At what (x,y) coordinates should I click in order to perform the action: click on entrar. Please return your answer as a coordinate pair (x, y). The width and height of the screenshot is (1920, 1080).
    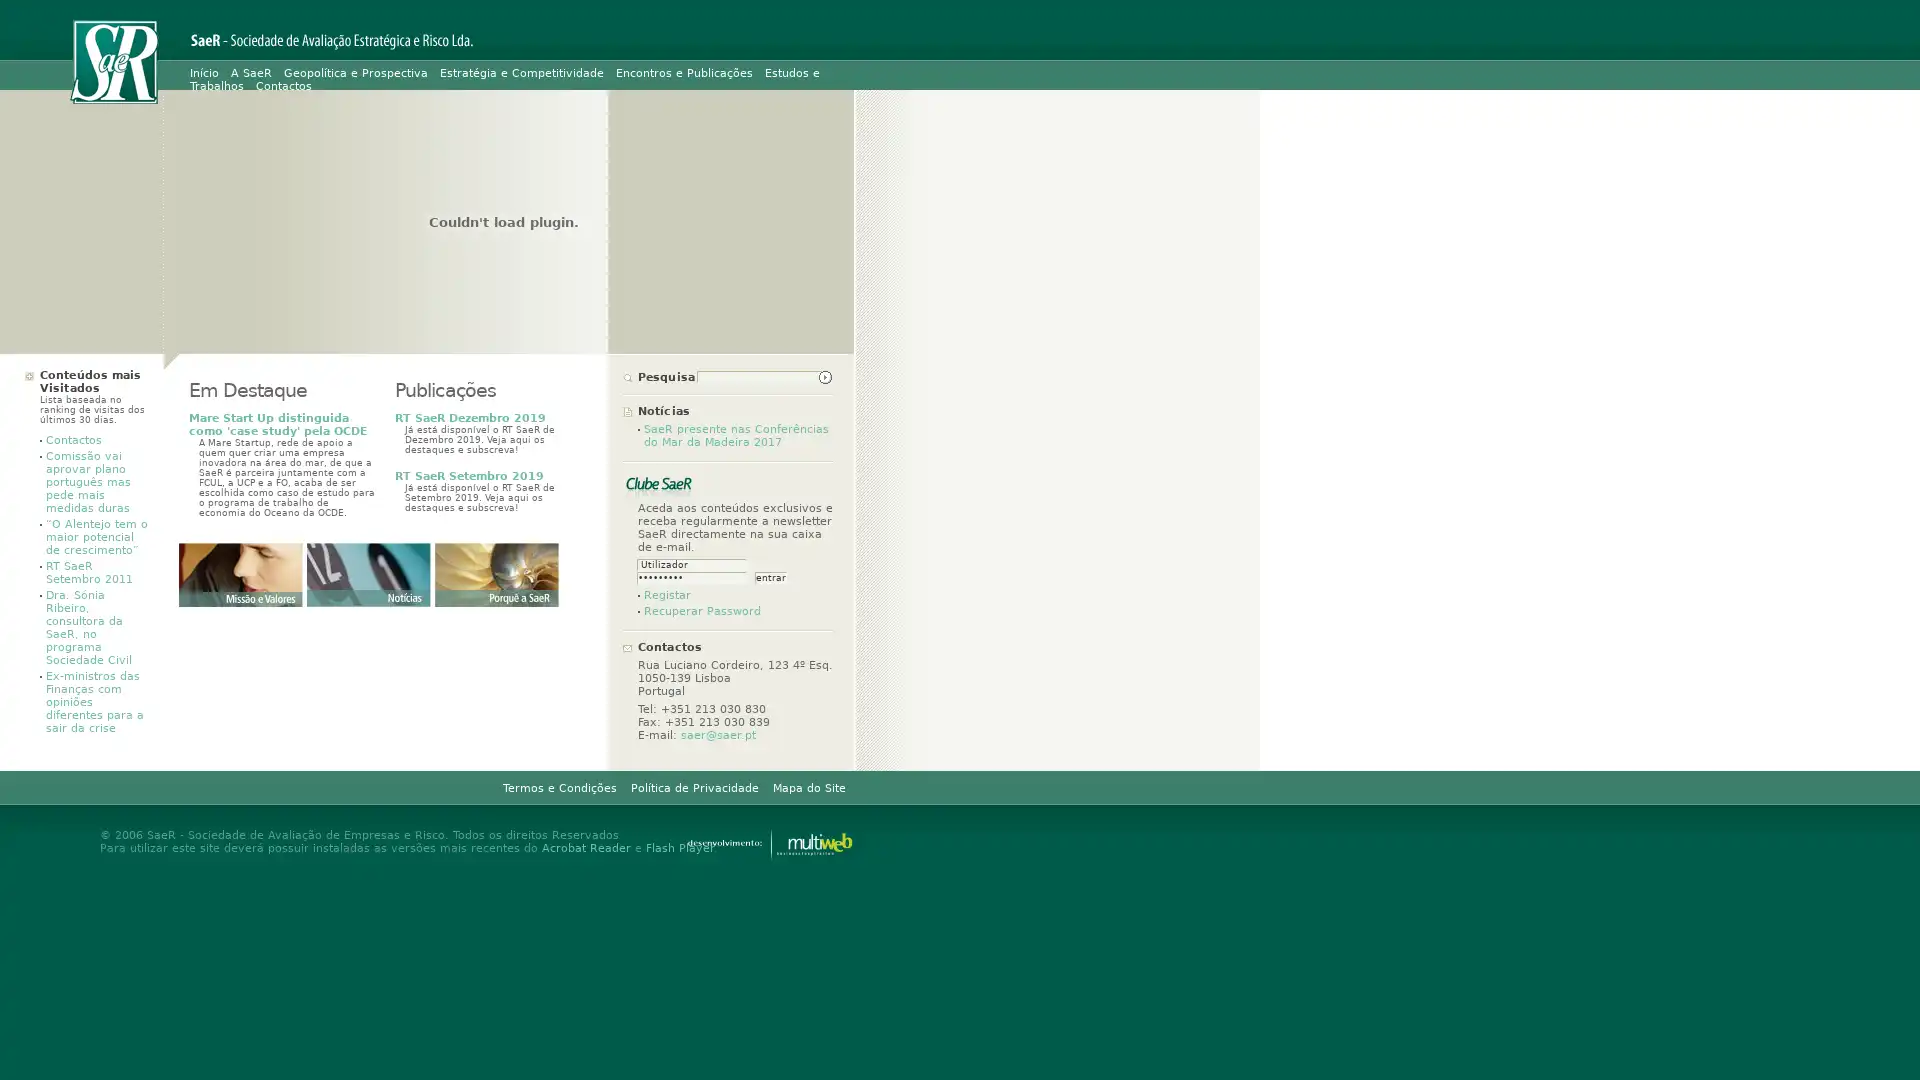
    Looking at the image, I should click on (770, 578).